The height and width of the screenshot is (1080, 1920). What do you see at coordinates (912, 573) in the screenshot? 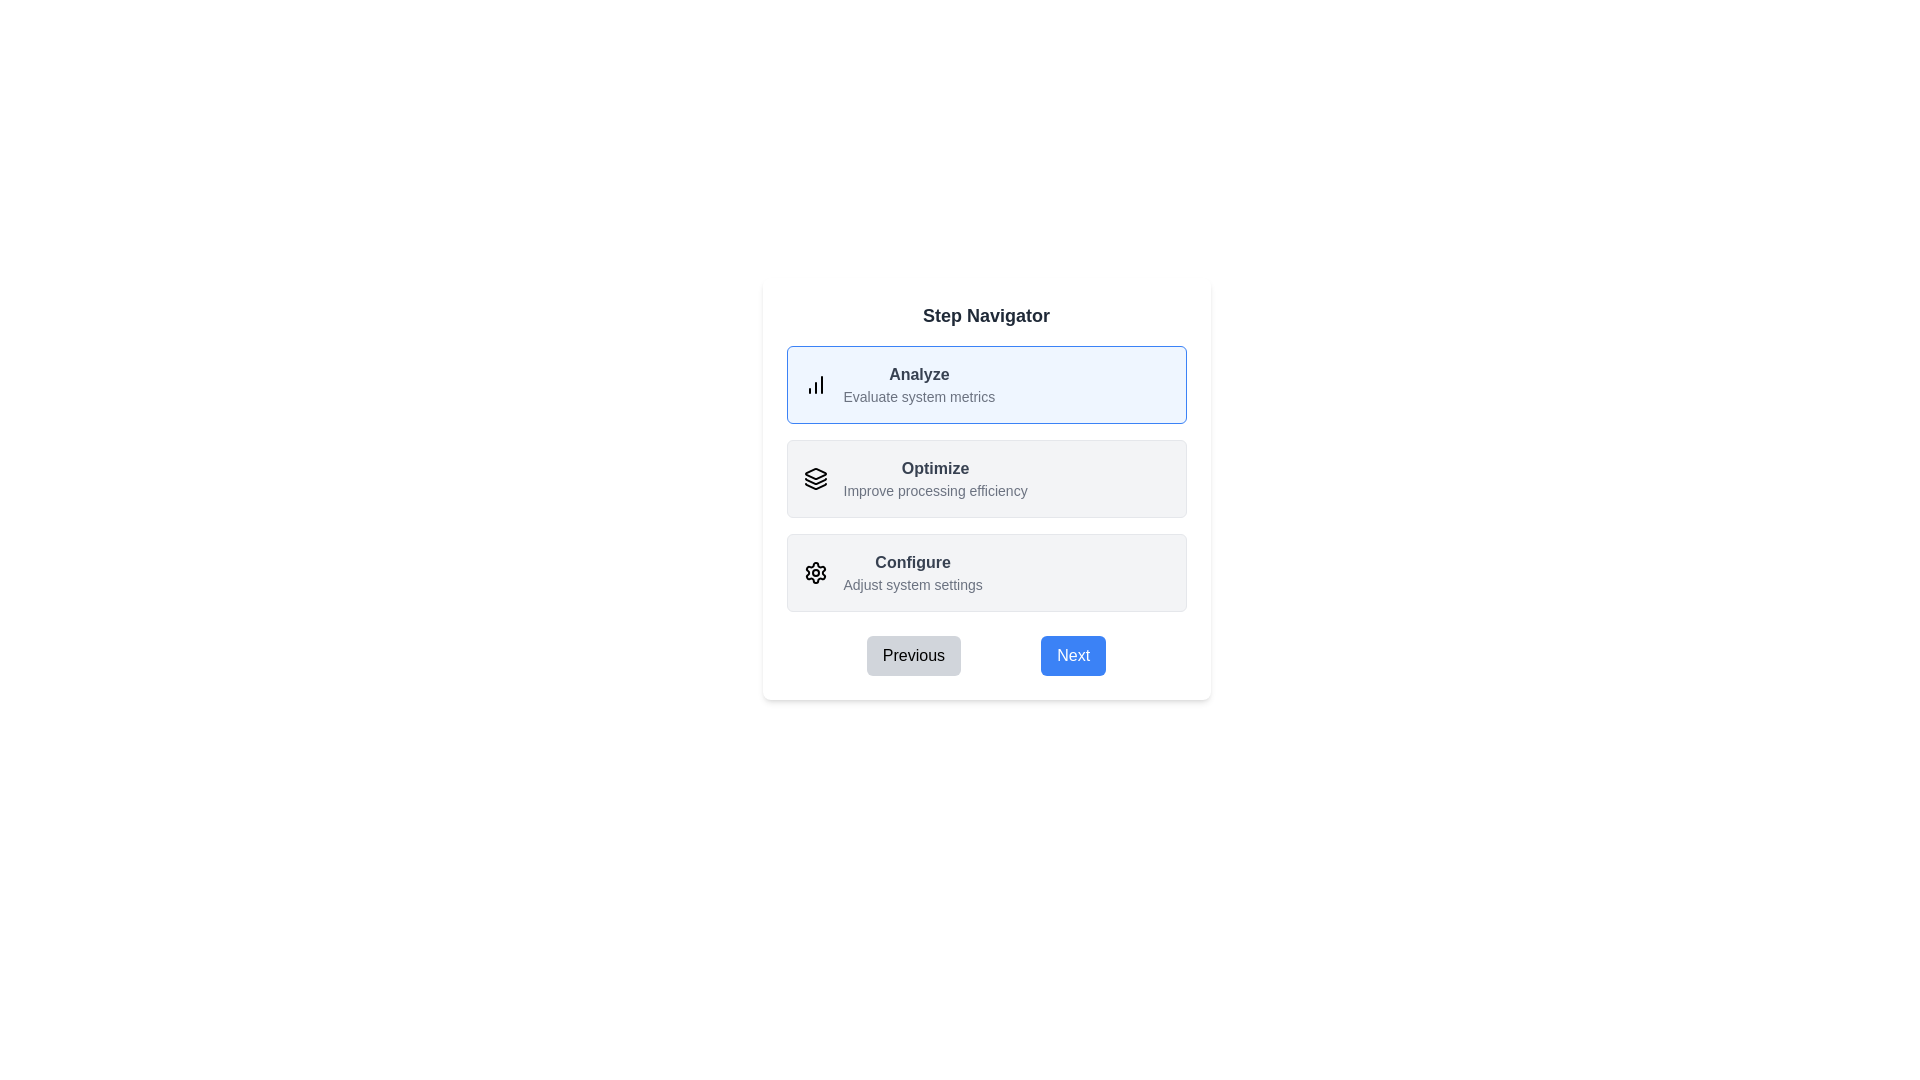
I see `the 'Configure' text label, which is a two-line element with 'Configure' in bold dark gray and 'Adjust system settings' in smaller lighter gray, positioned below 'Analyze' and 'Optimize'` at bounding box center [912, 573].